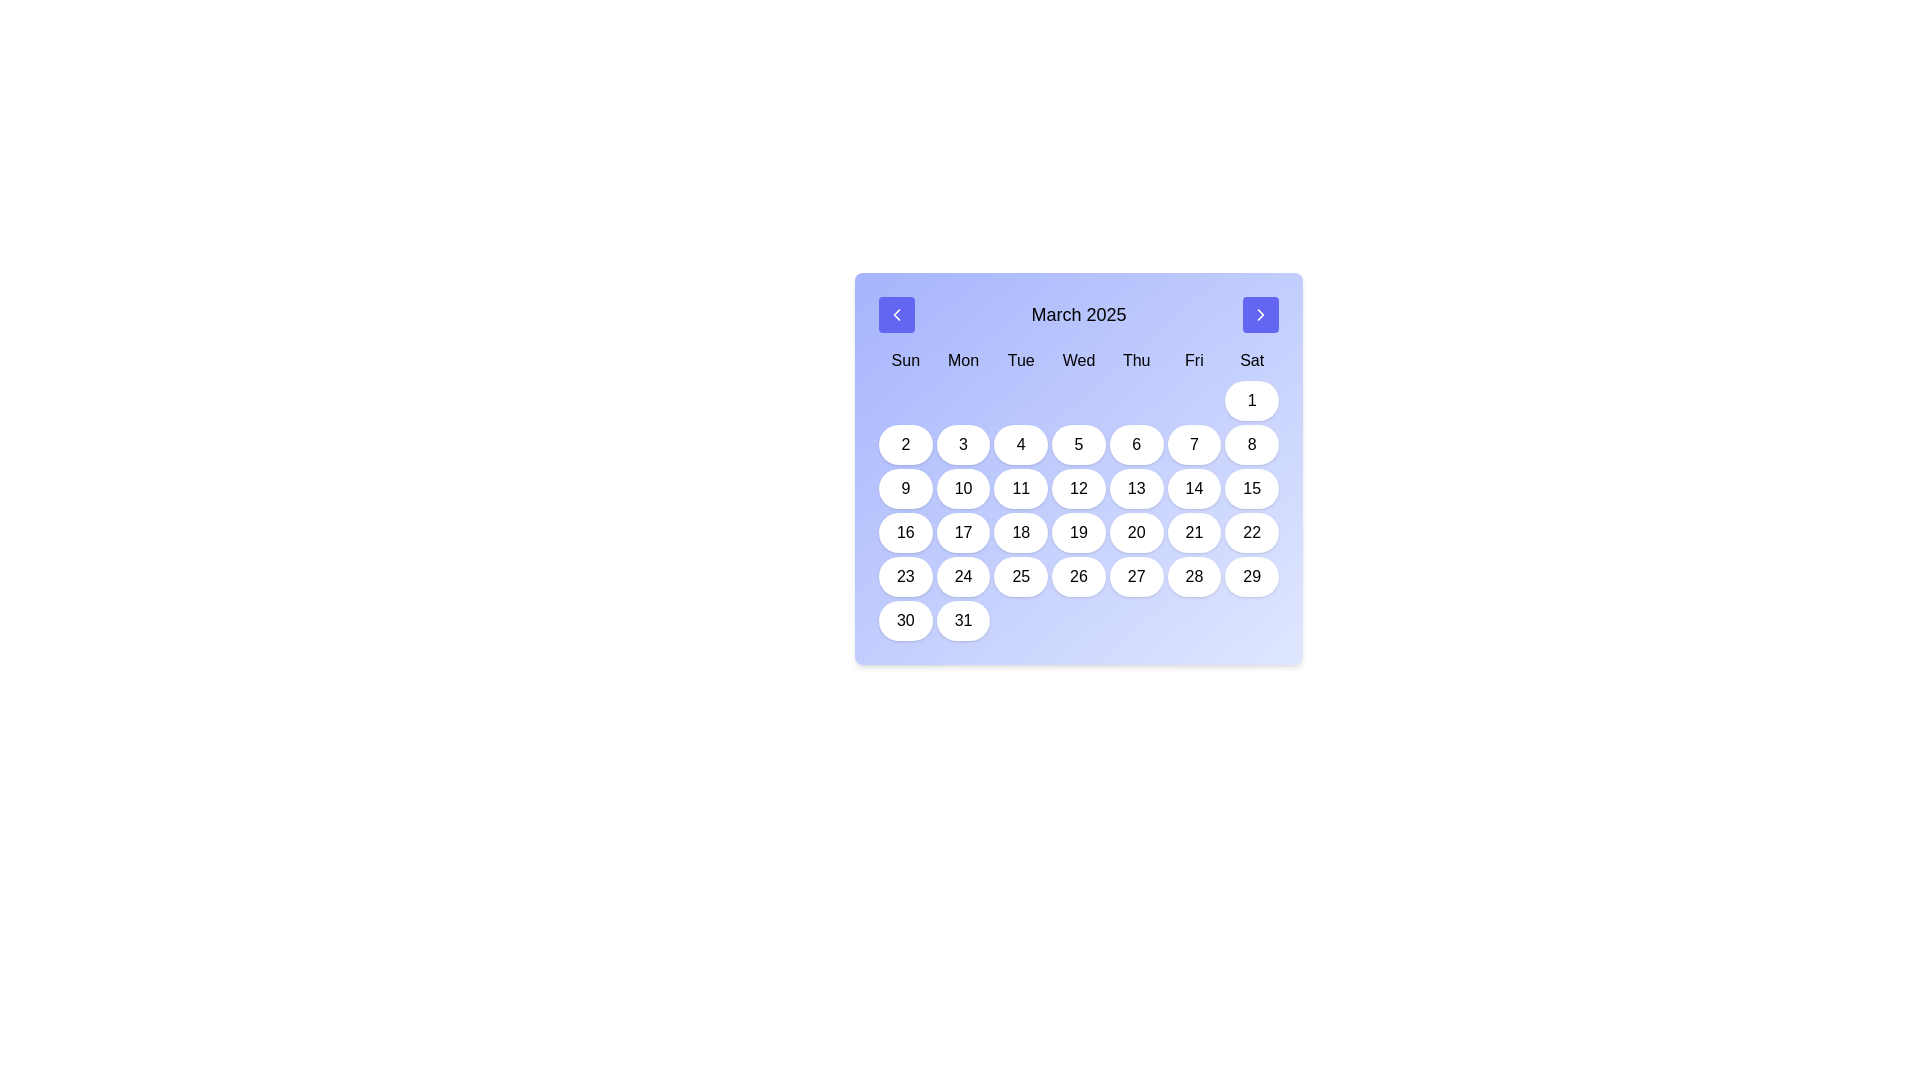 Image resolution: width=1920 pixels, height=1080 pixels. What do you see at coordinates (1194, 443) in the screenshot?
I see `the calendar date '7' button located in the second row and sixth column of the calendar grid to trigger a color change` at bounding box center [1194, 443].